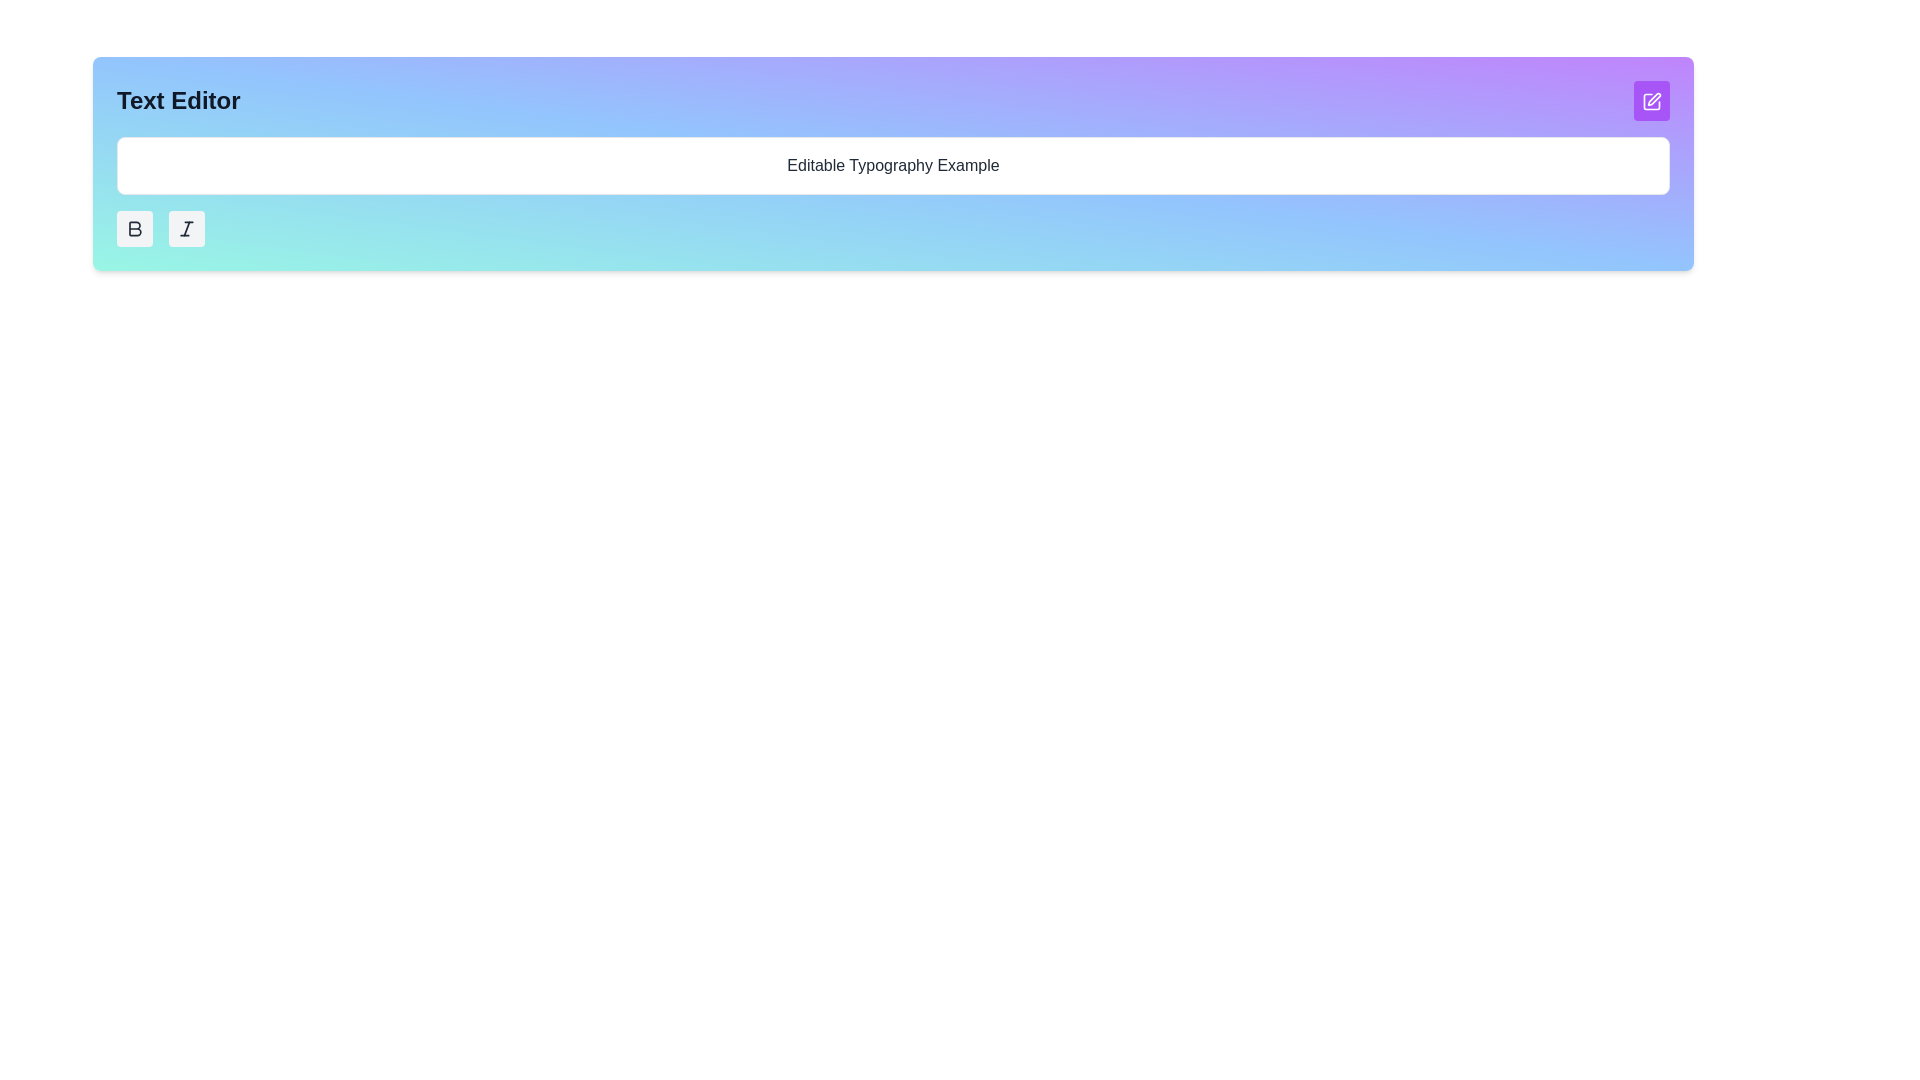 The image size is (1920, 1080). Describe the element at coordinates (133, 227) in the screenshot. I see `the bold formatting button, which is a square button with a rounded border and a light gray background, containing a bold 'B' icon in dark gray, located at the top section of the interface` at that location.